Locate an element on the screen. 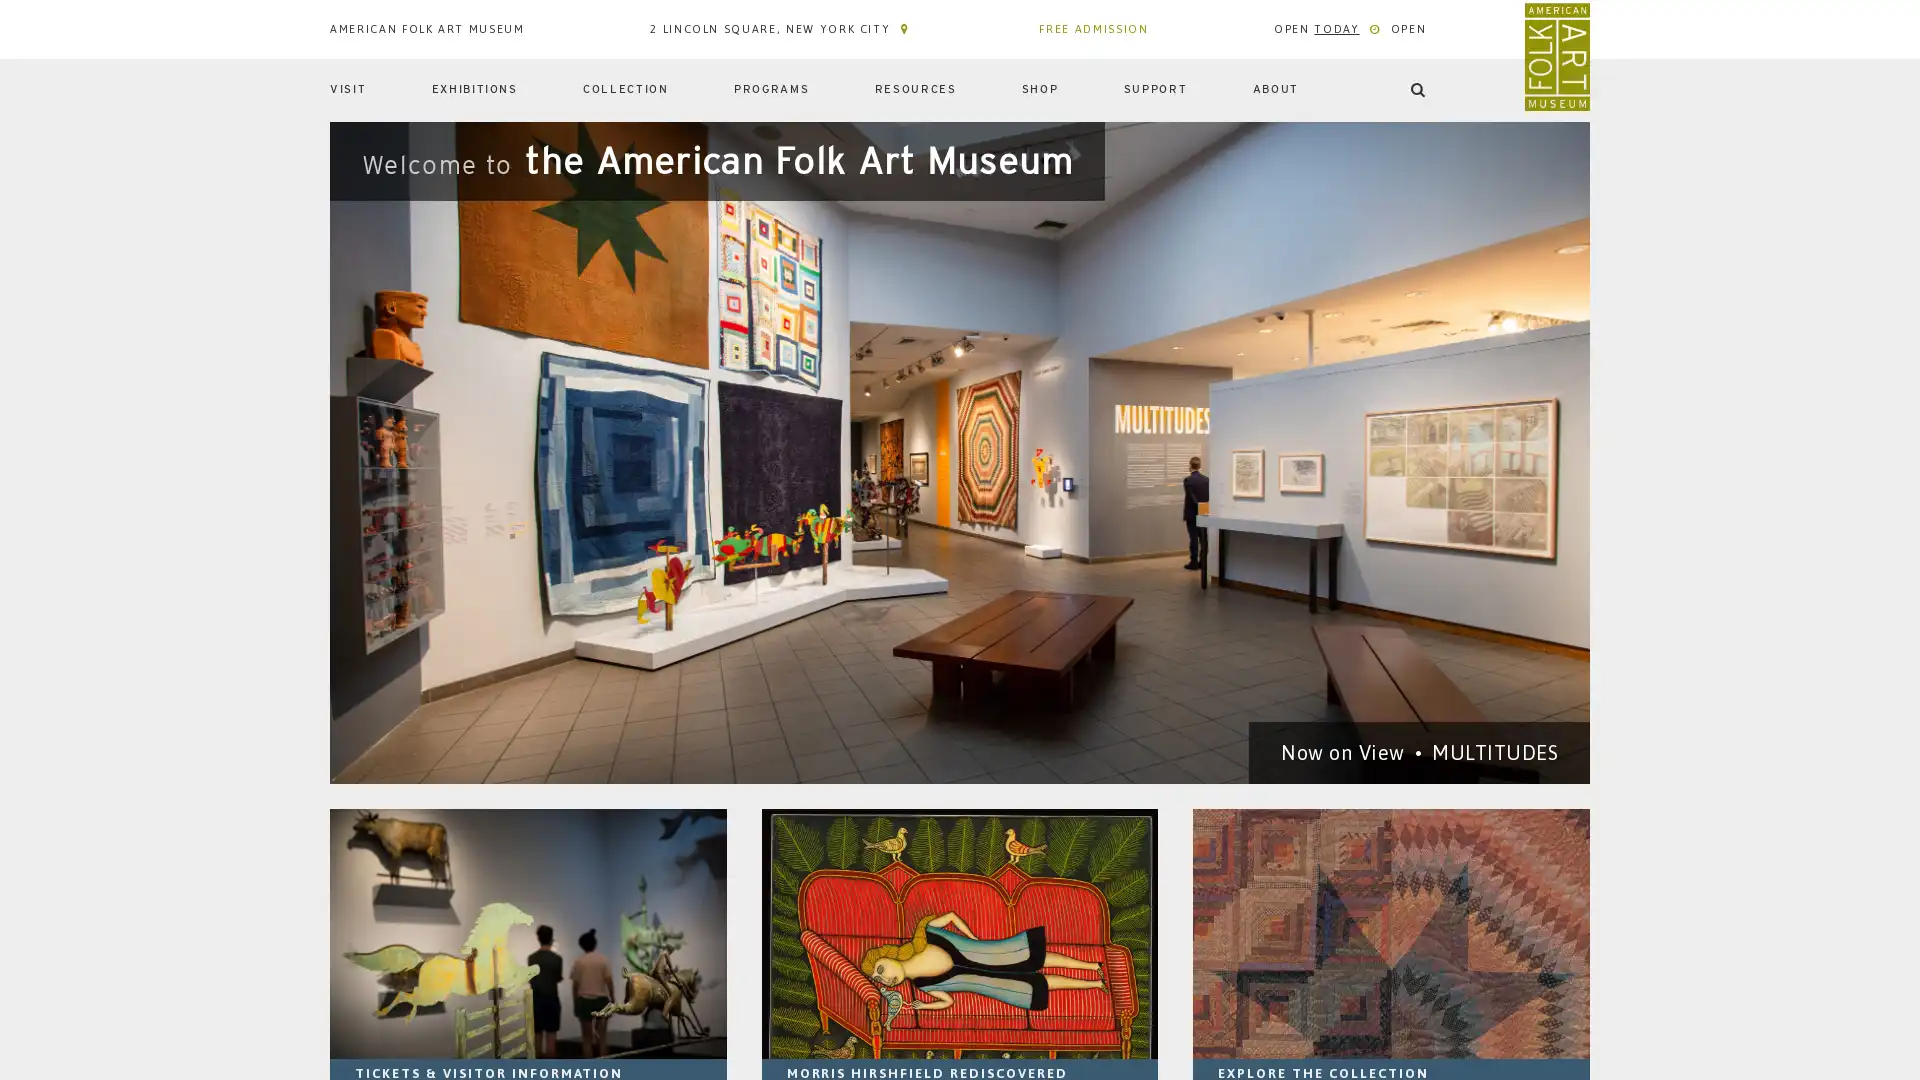  SEARCH is located at coordinates (1538, 158).